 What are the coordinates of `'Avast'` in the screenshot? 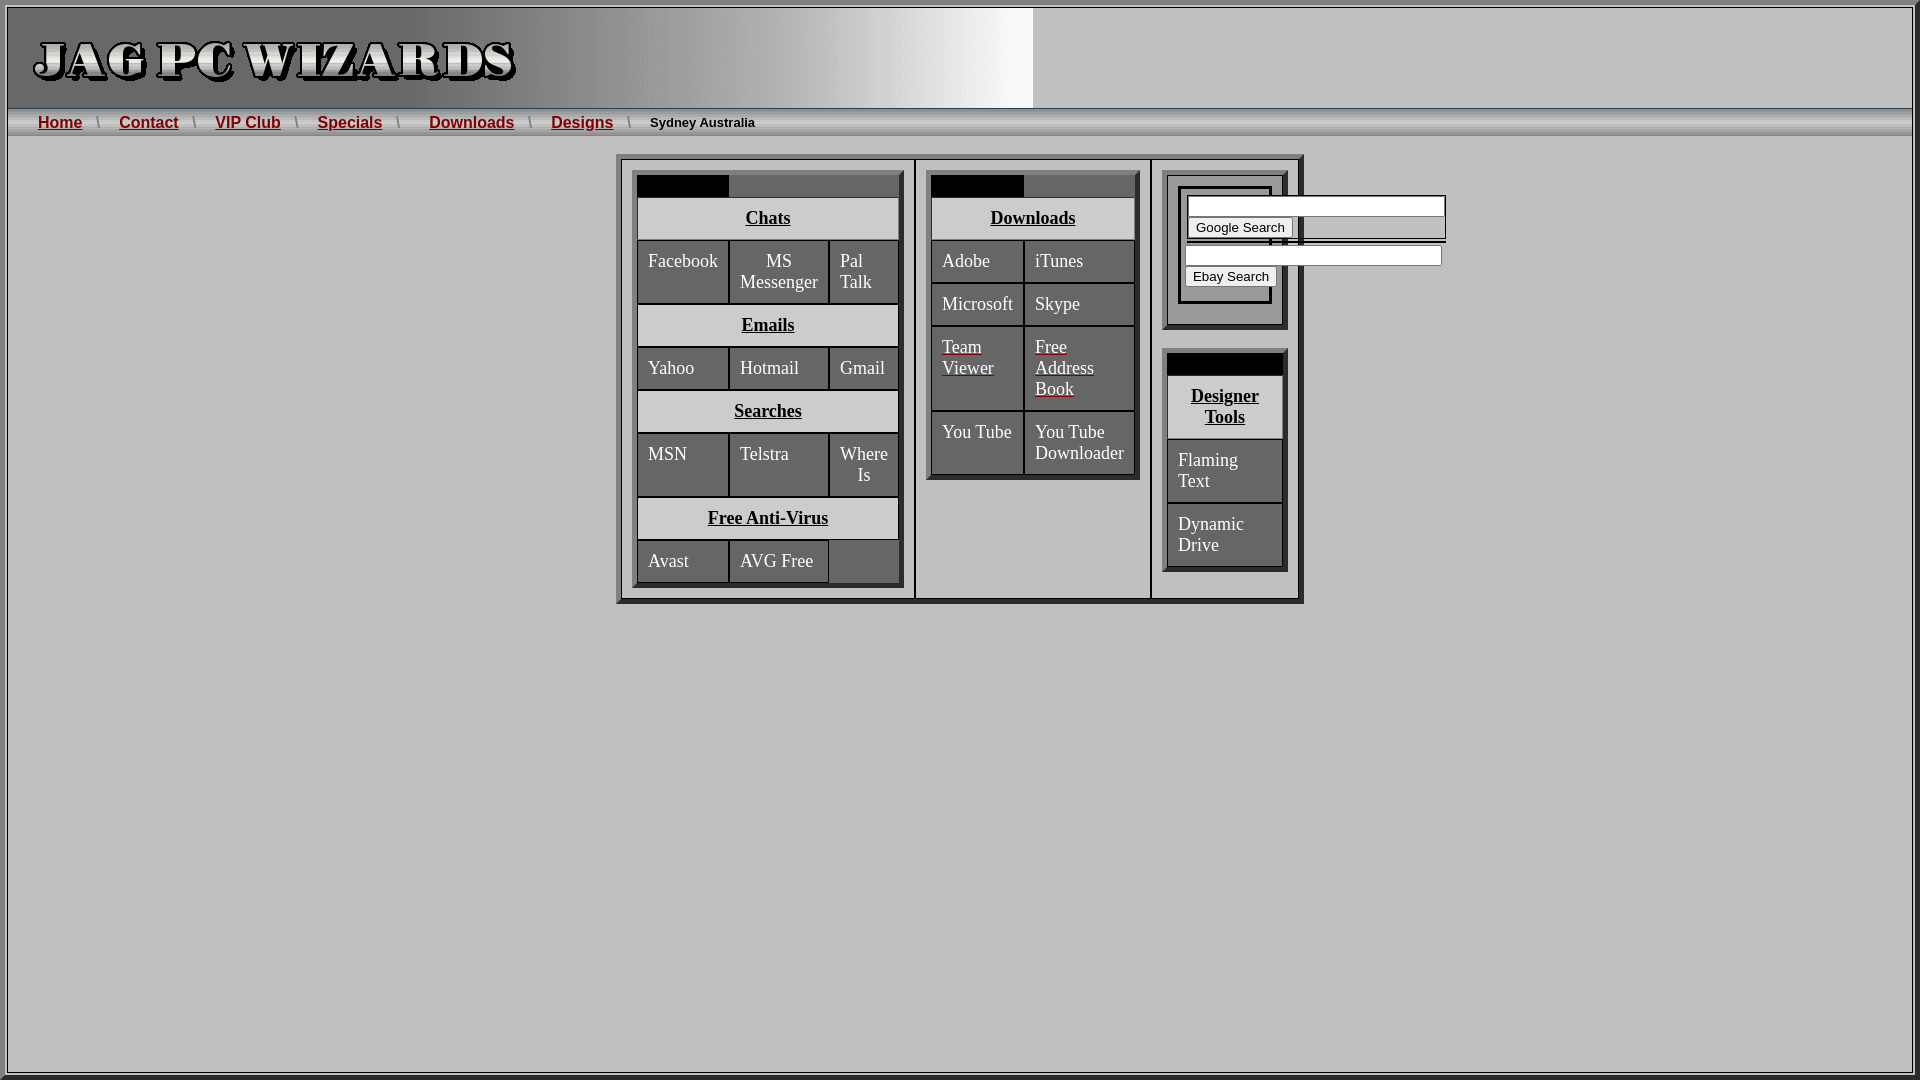 It's located at (648, 561).